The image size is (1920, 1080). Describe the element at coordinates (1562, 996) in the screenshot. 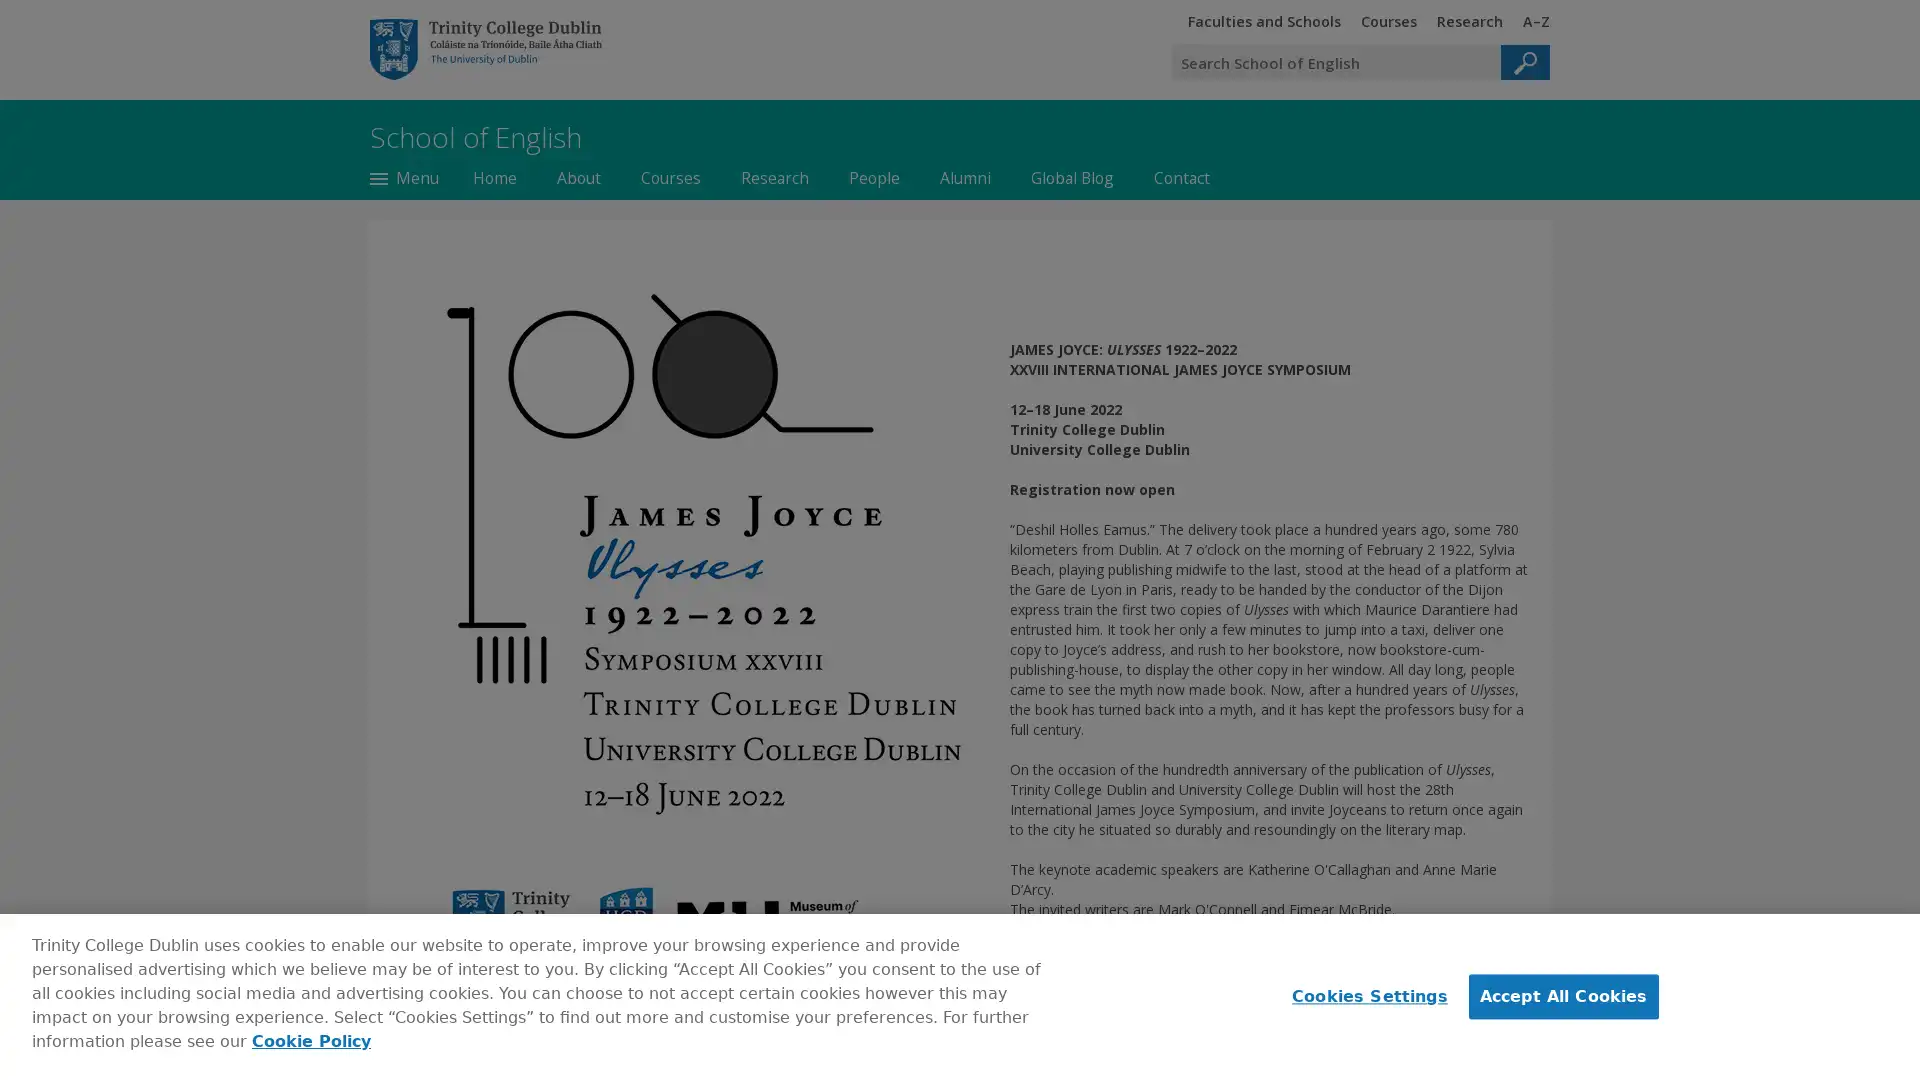

I see `Accept All Cookies` at that location.